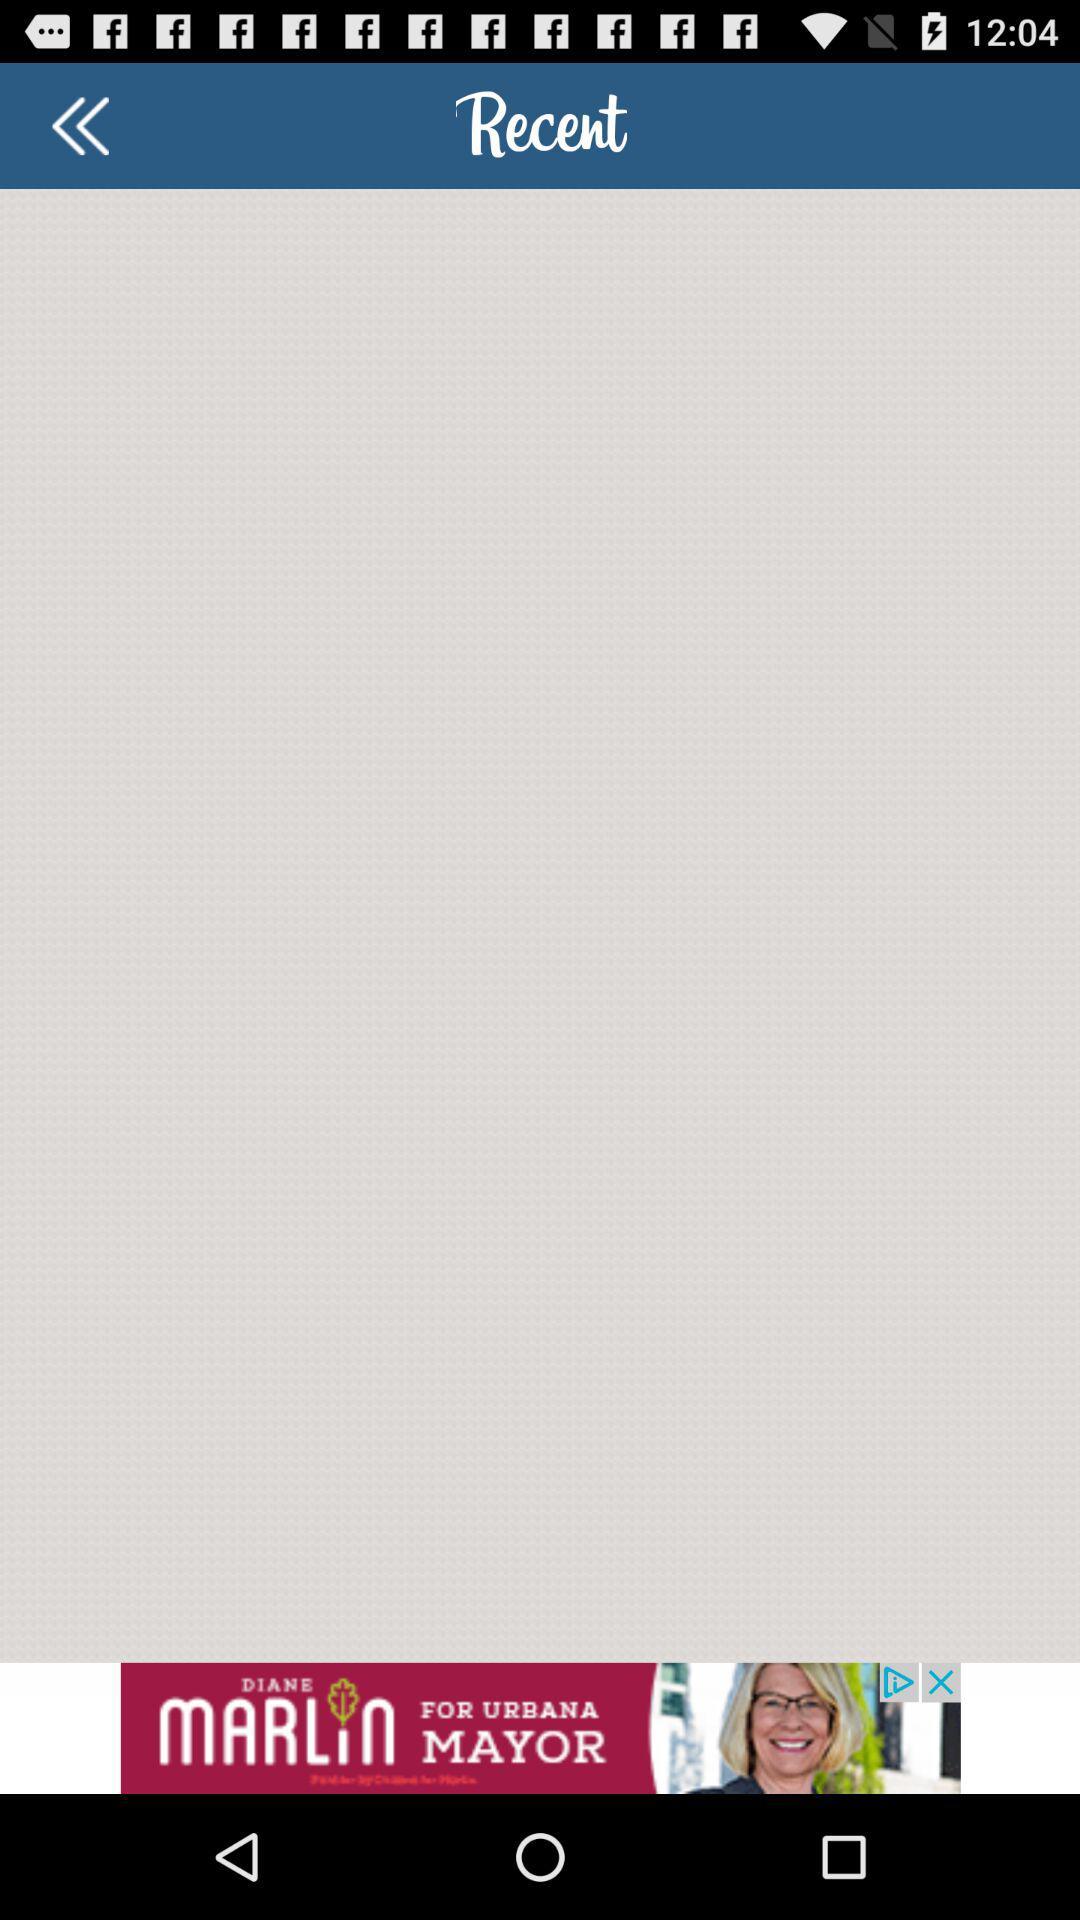  Describe the element at coordinates (79, 124) in the screenshot. I see `back` at that location.